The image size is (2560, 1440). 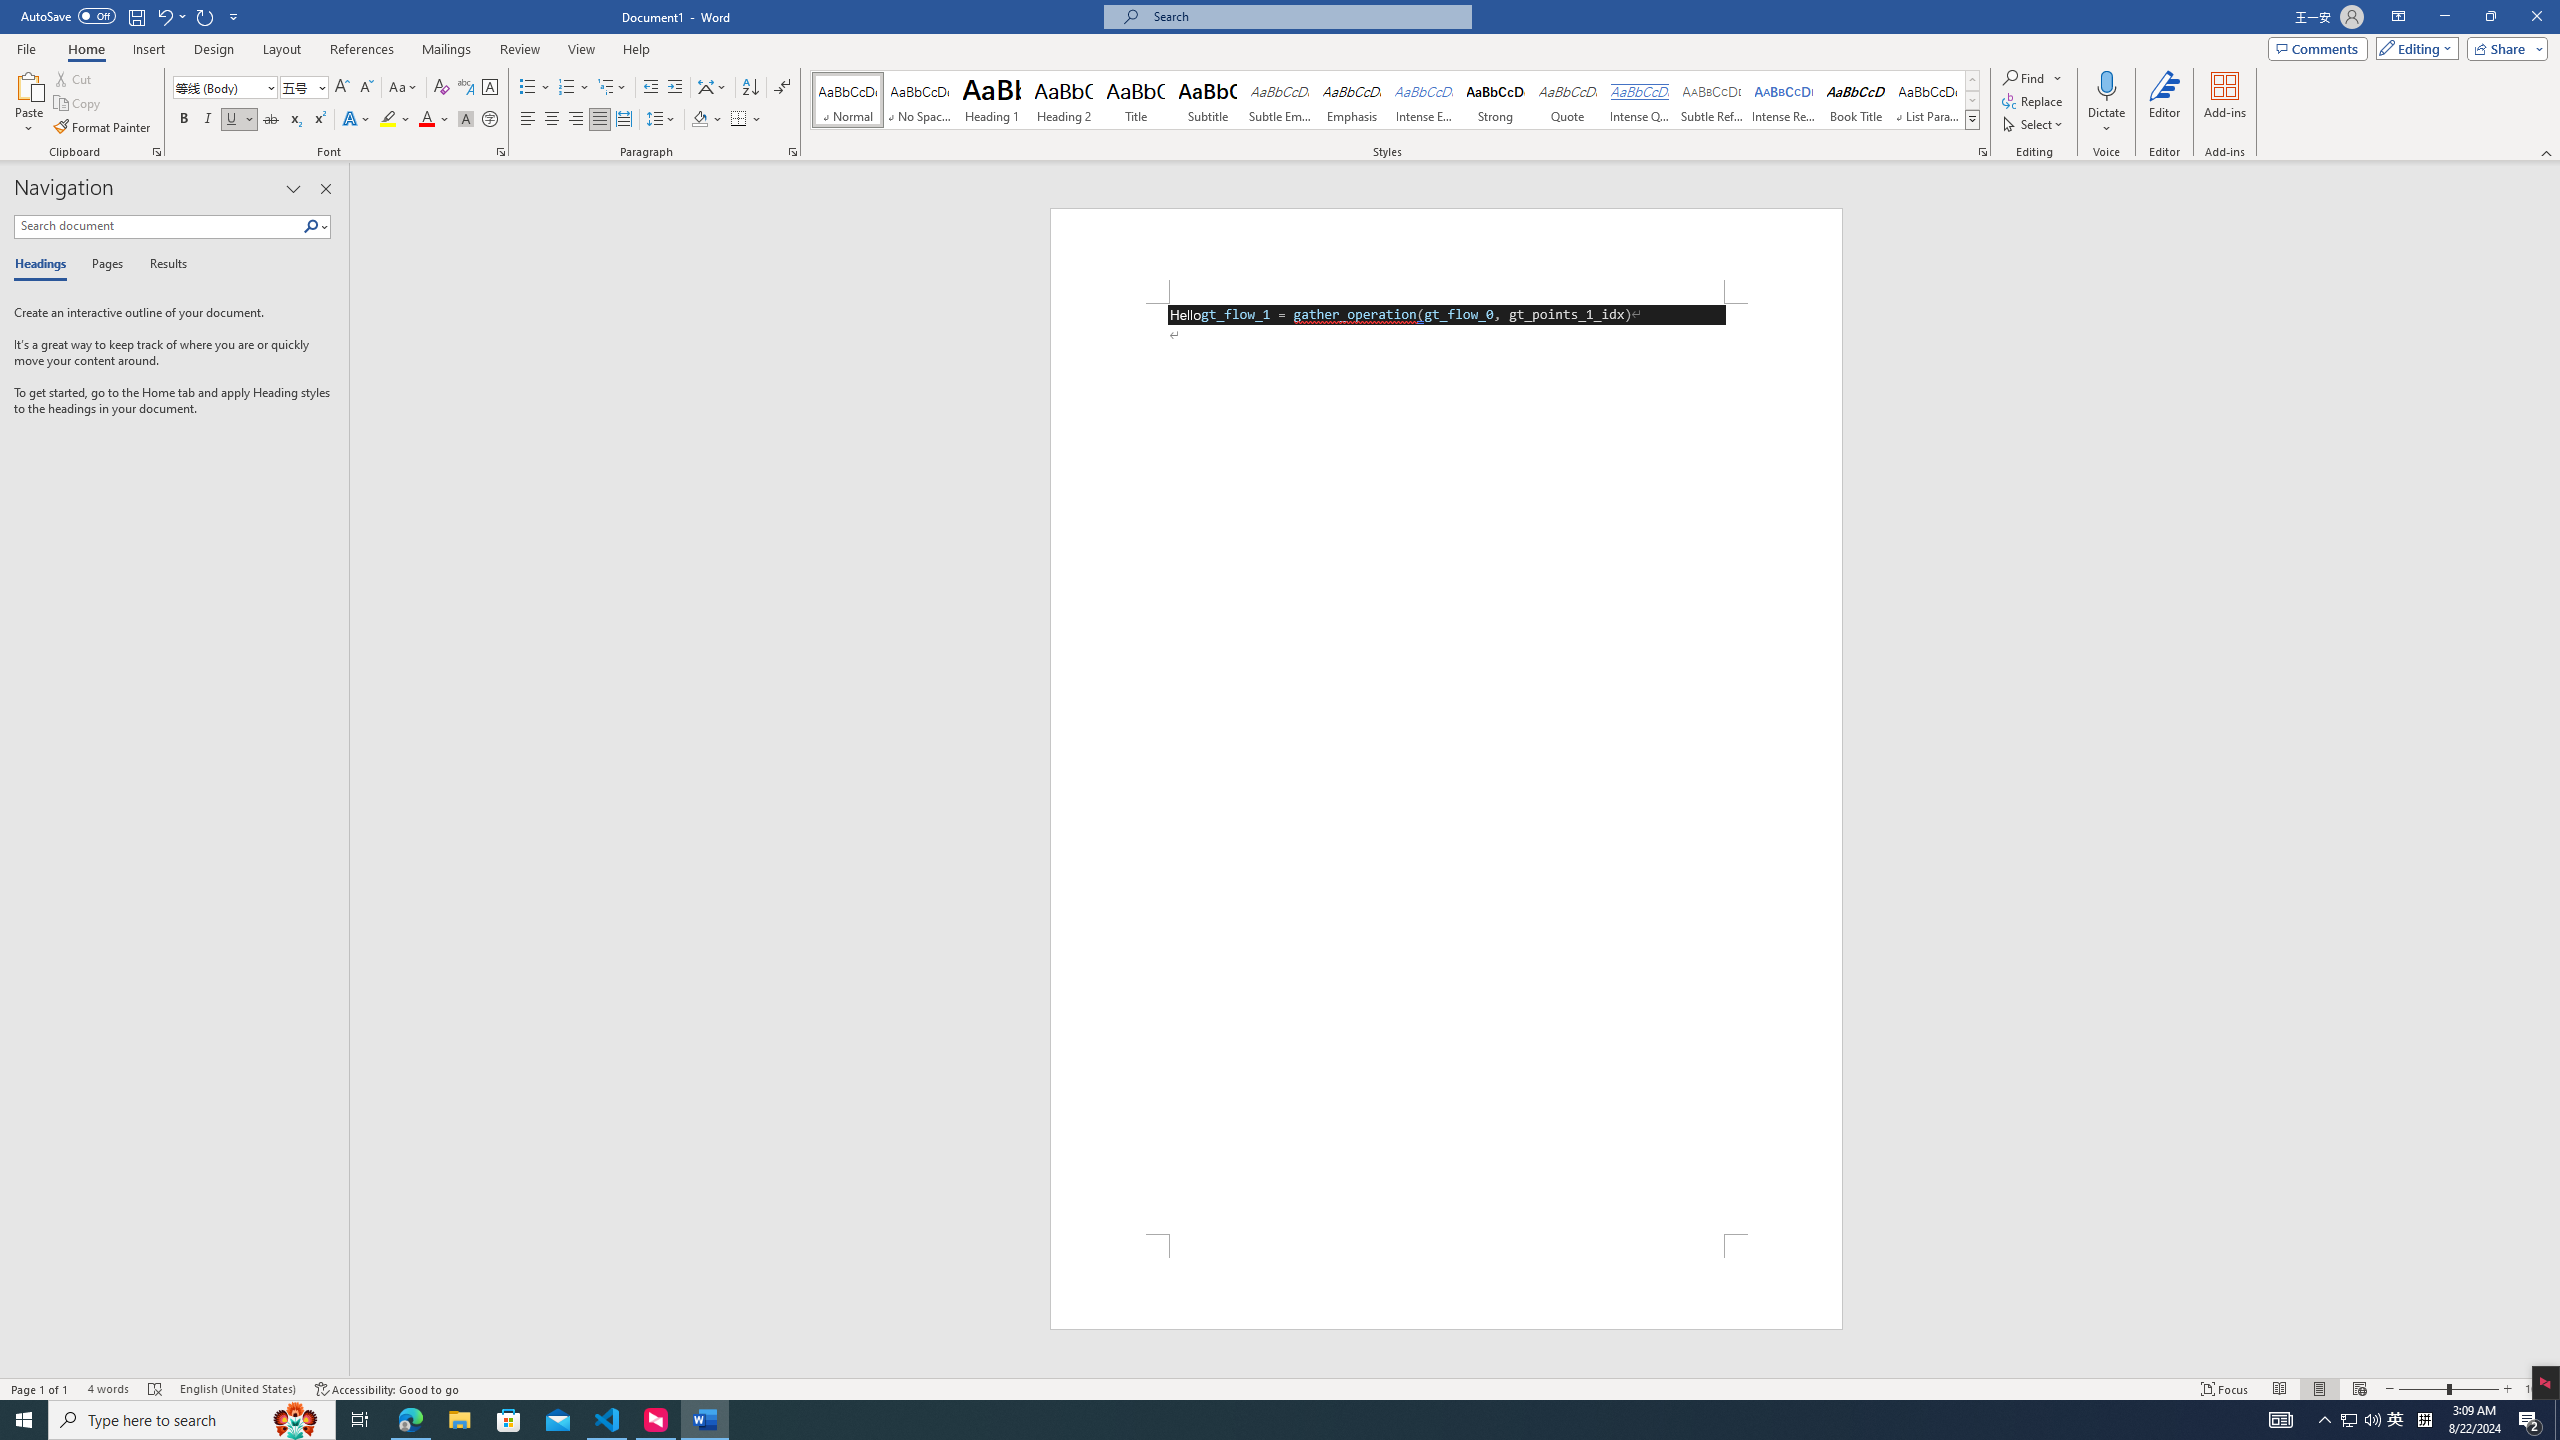 I want to click on 'Heading 2', so click(x=1063, y=99).